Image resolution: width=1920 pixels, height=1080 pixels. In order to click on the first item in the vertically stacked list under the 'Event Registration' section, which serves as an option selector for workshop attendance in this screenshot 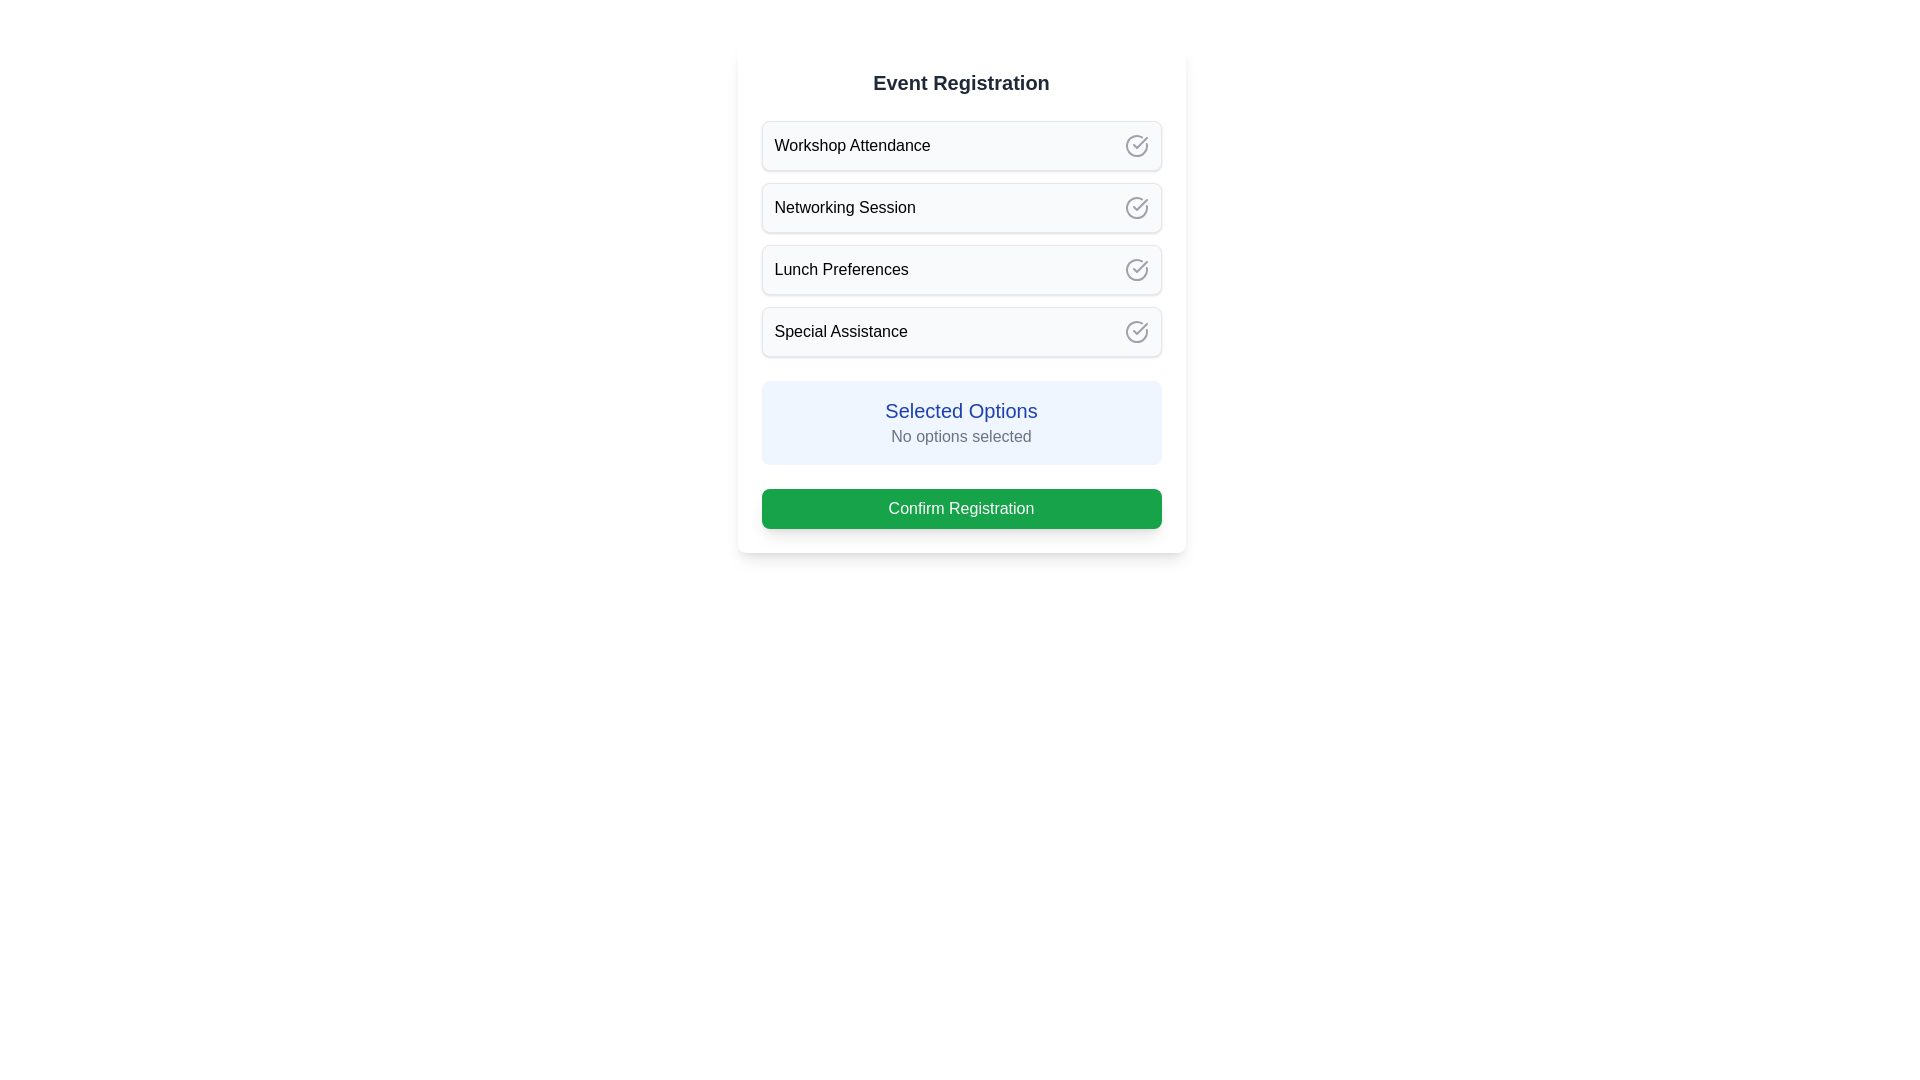, I will do `click(961, 145)`.